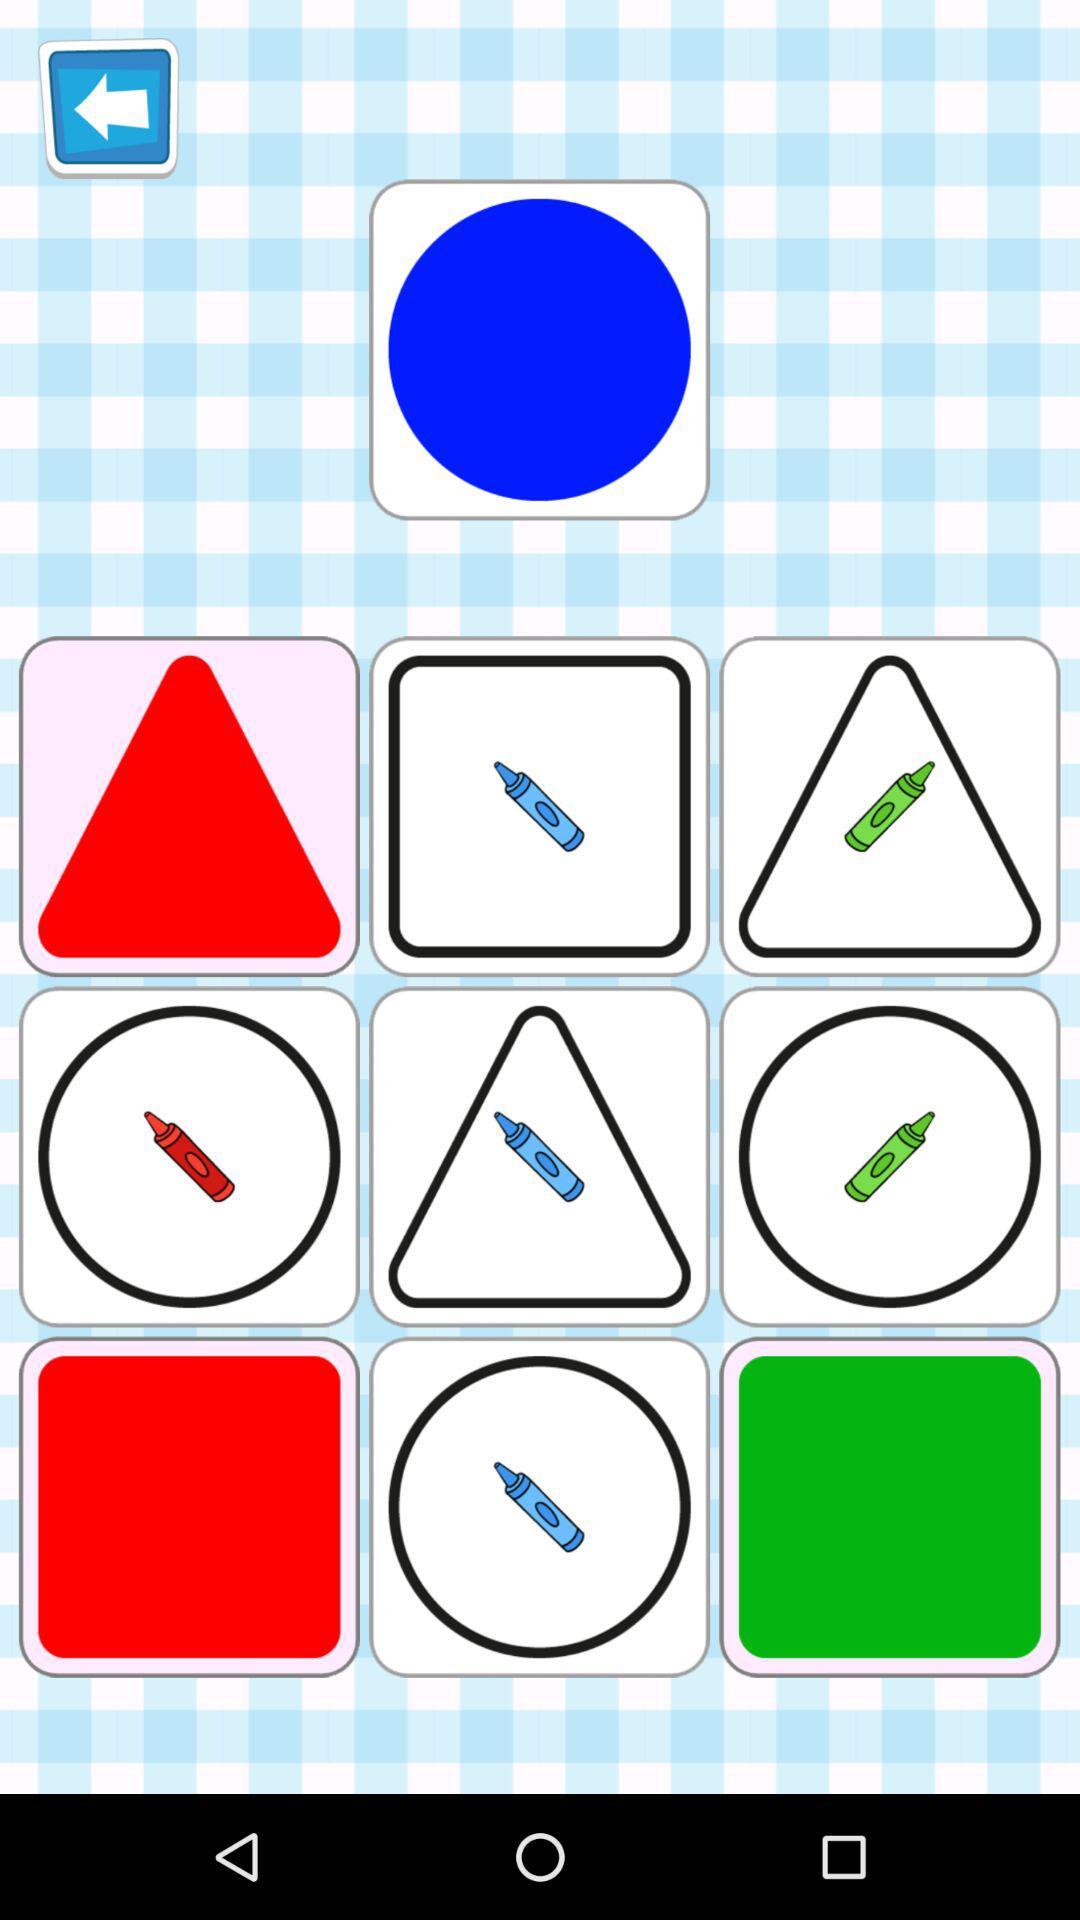 This screenshot has height=1920, width=1080. Describe the element at coordinates (538, 349) in the screenshot. I see `insert blue circle` at that location.